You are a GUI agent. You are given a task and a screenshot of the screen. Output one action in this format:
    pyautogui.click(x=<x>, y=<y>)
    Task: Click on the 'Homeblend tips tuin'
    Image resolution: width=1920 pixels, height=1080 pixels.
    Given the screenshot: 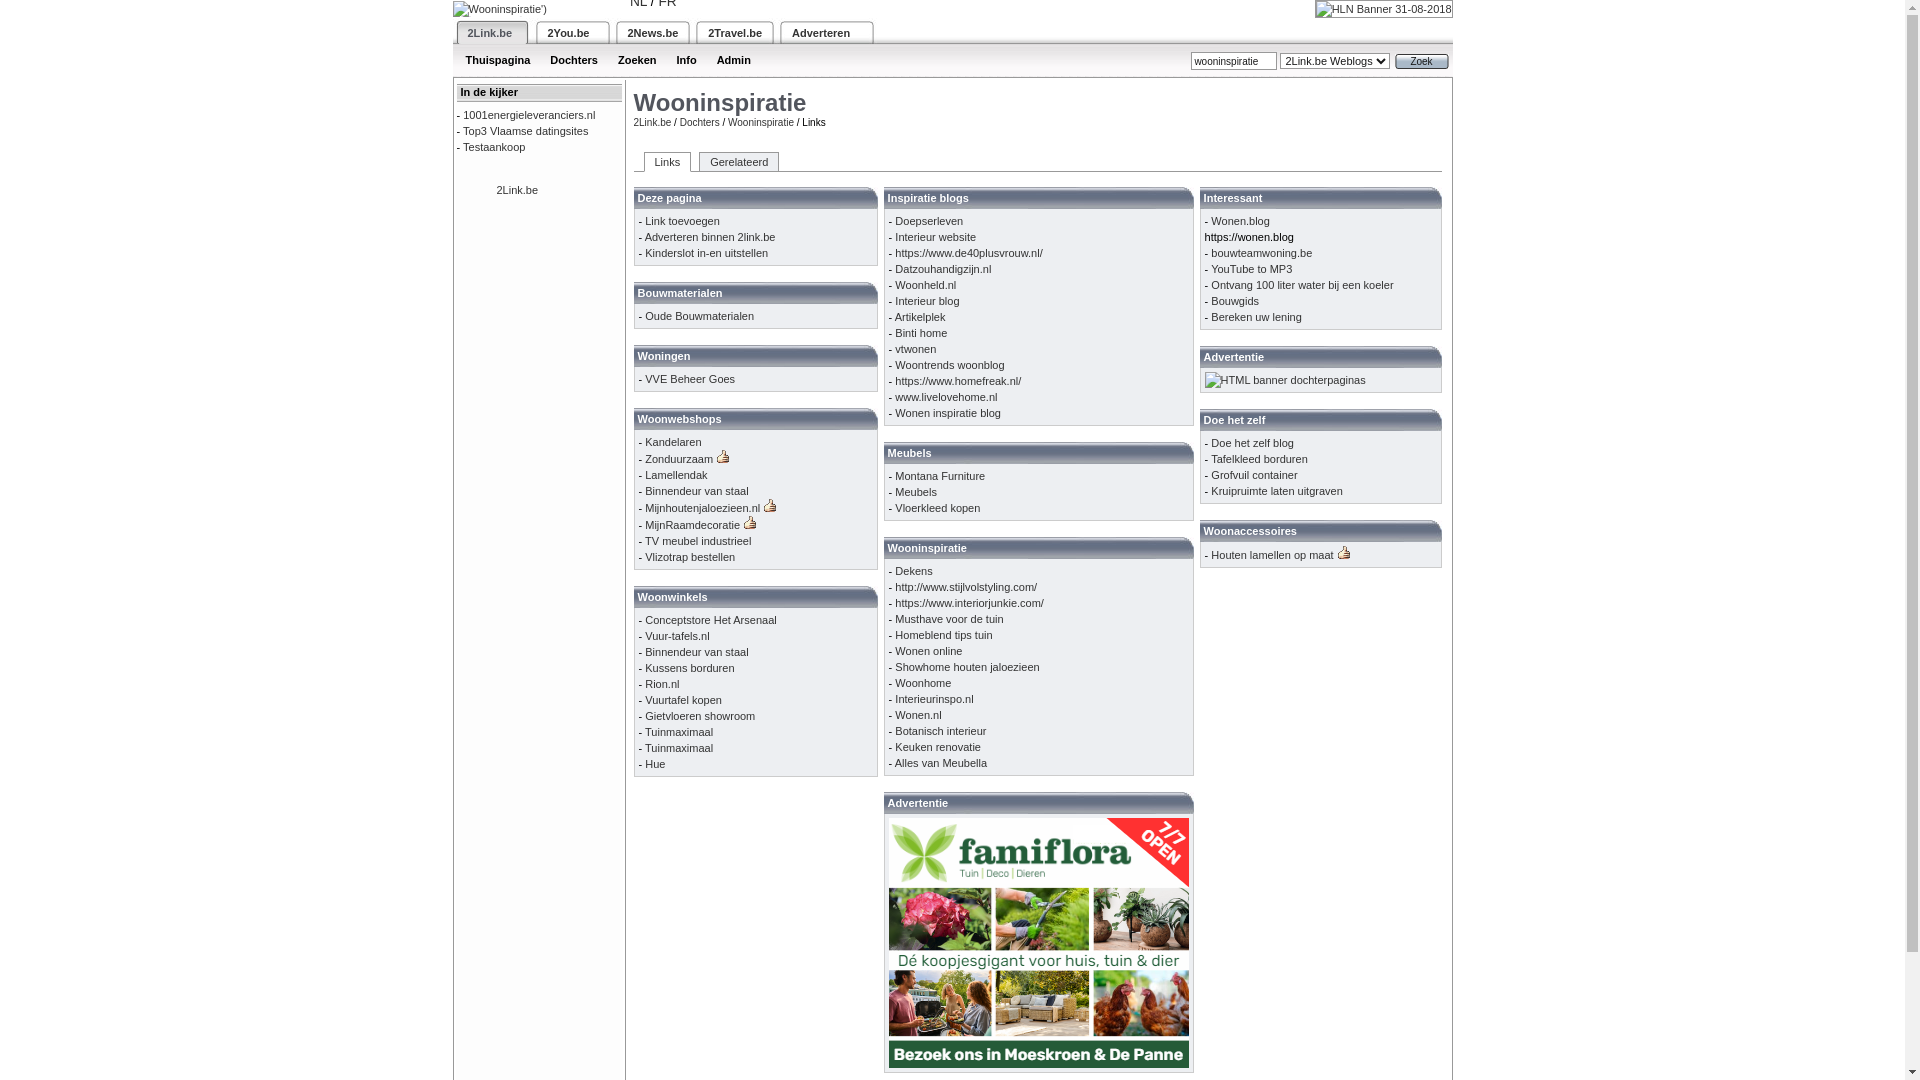 What is the action you would take?
    pyautogui.click(x=942, y=635)
    